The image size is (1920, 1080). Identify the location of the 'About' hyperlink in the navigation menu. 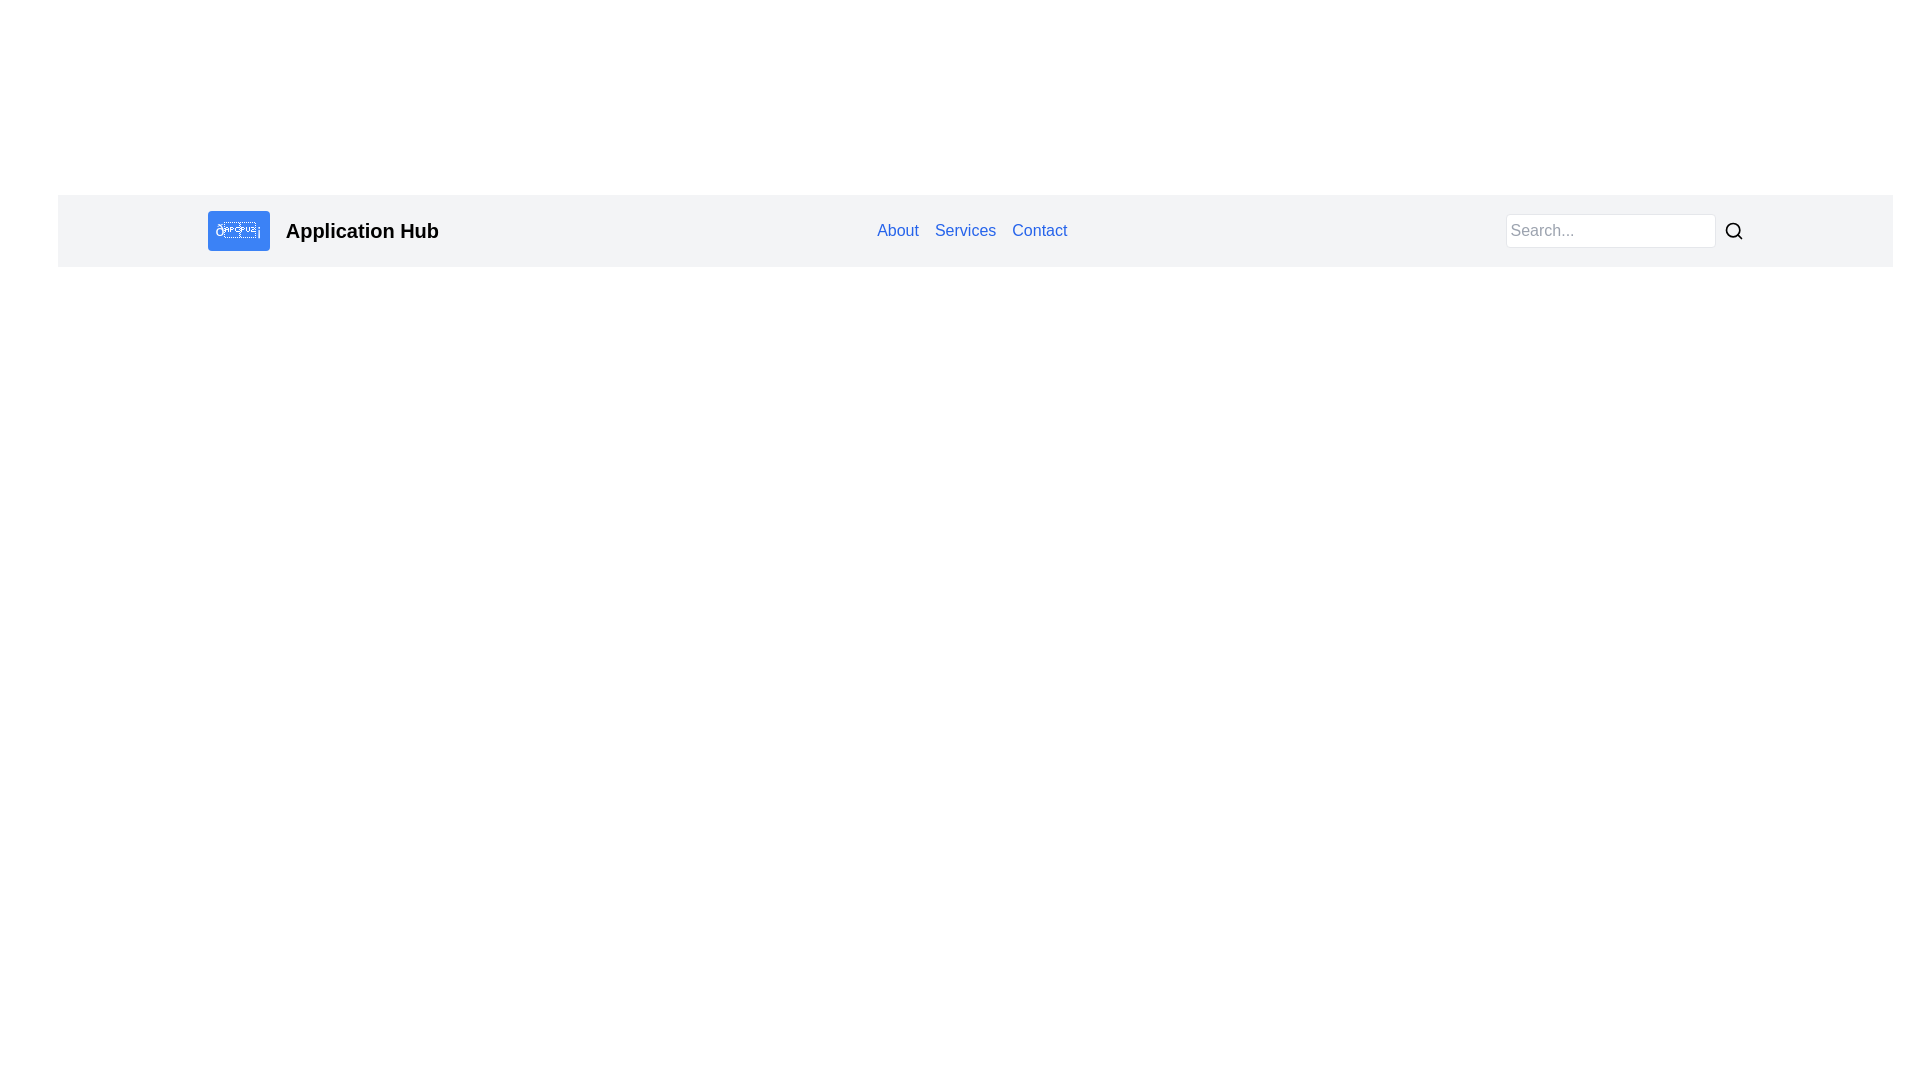
(896, 230).